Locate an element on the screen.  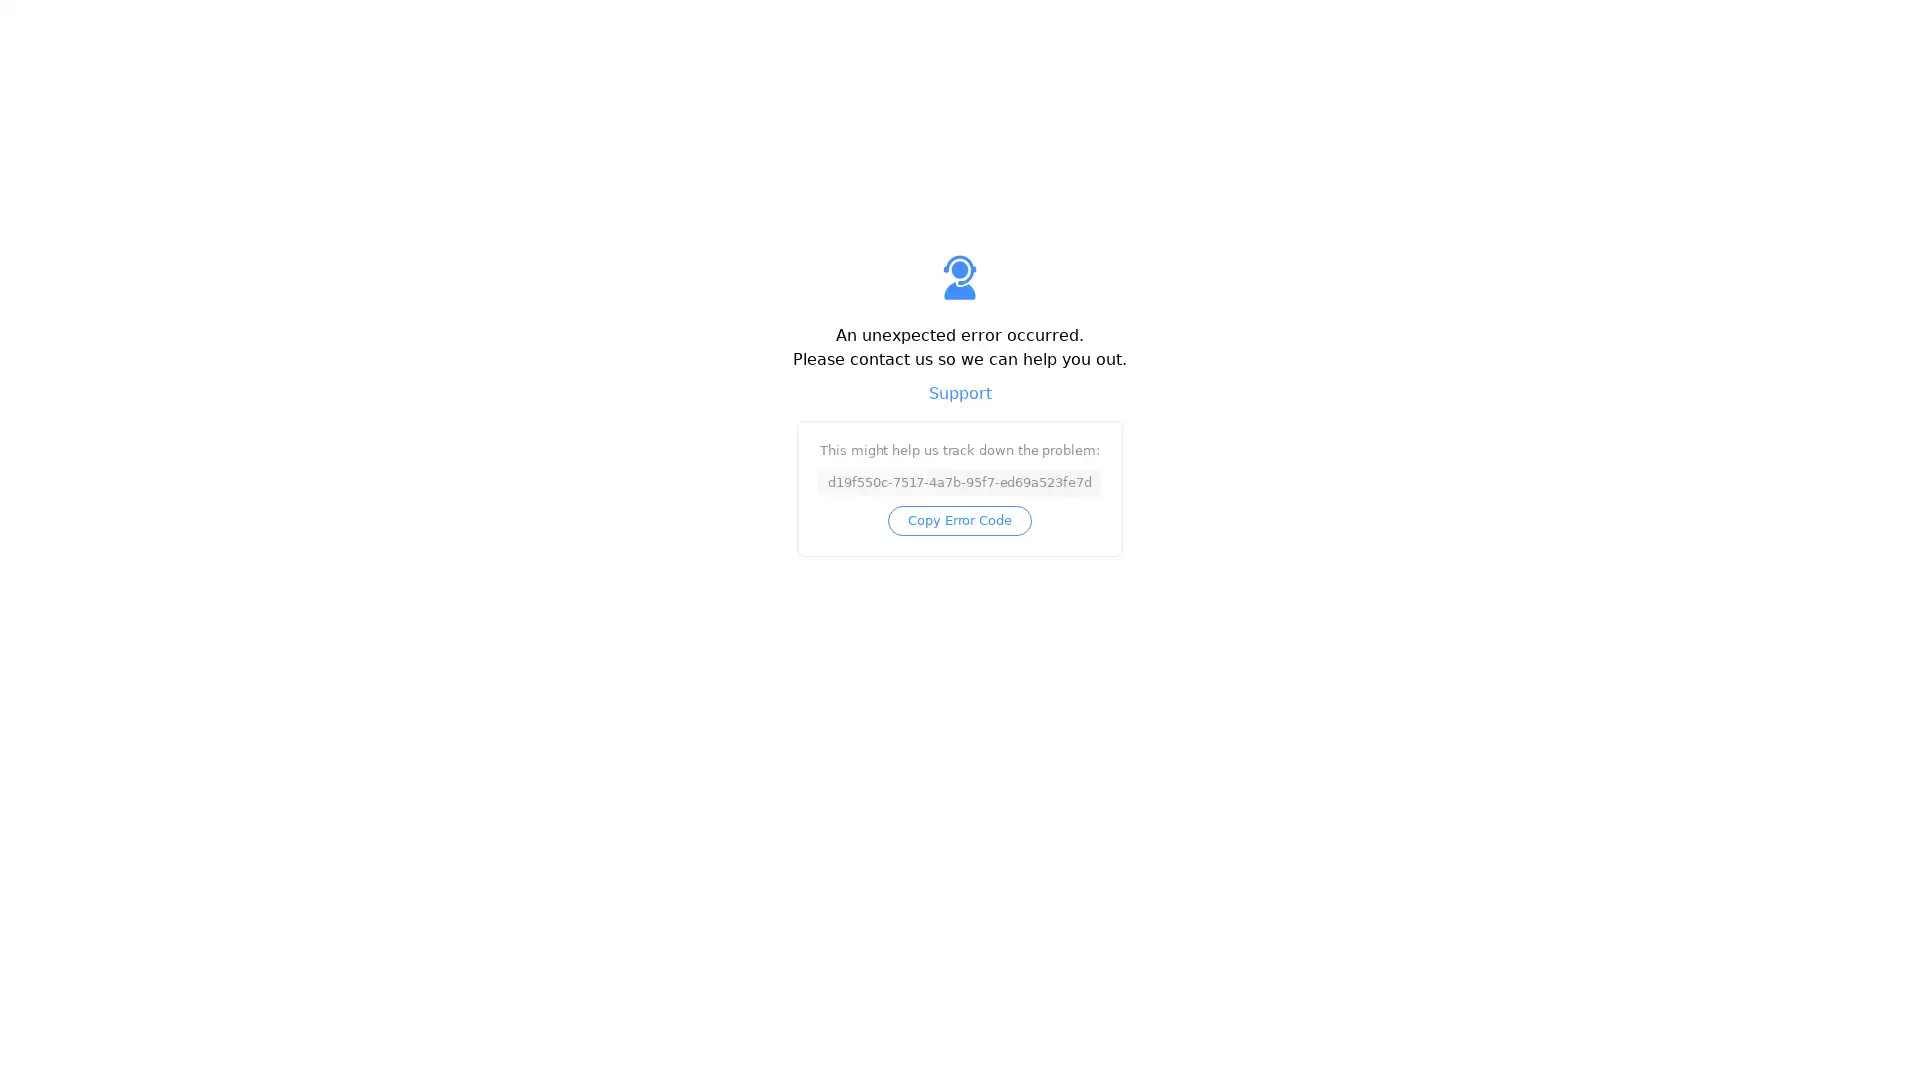
Copy Error Code to Clipboard is located at coordinates (958, 519).